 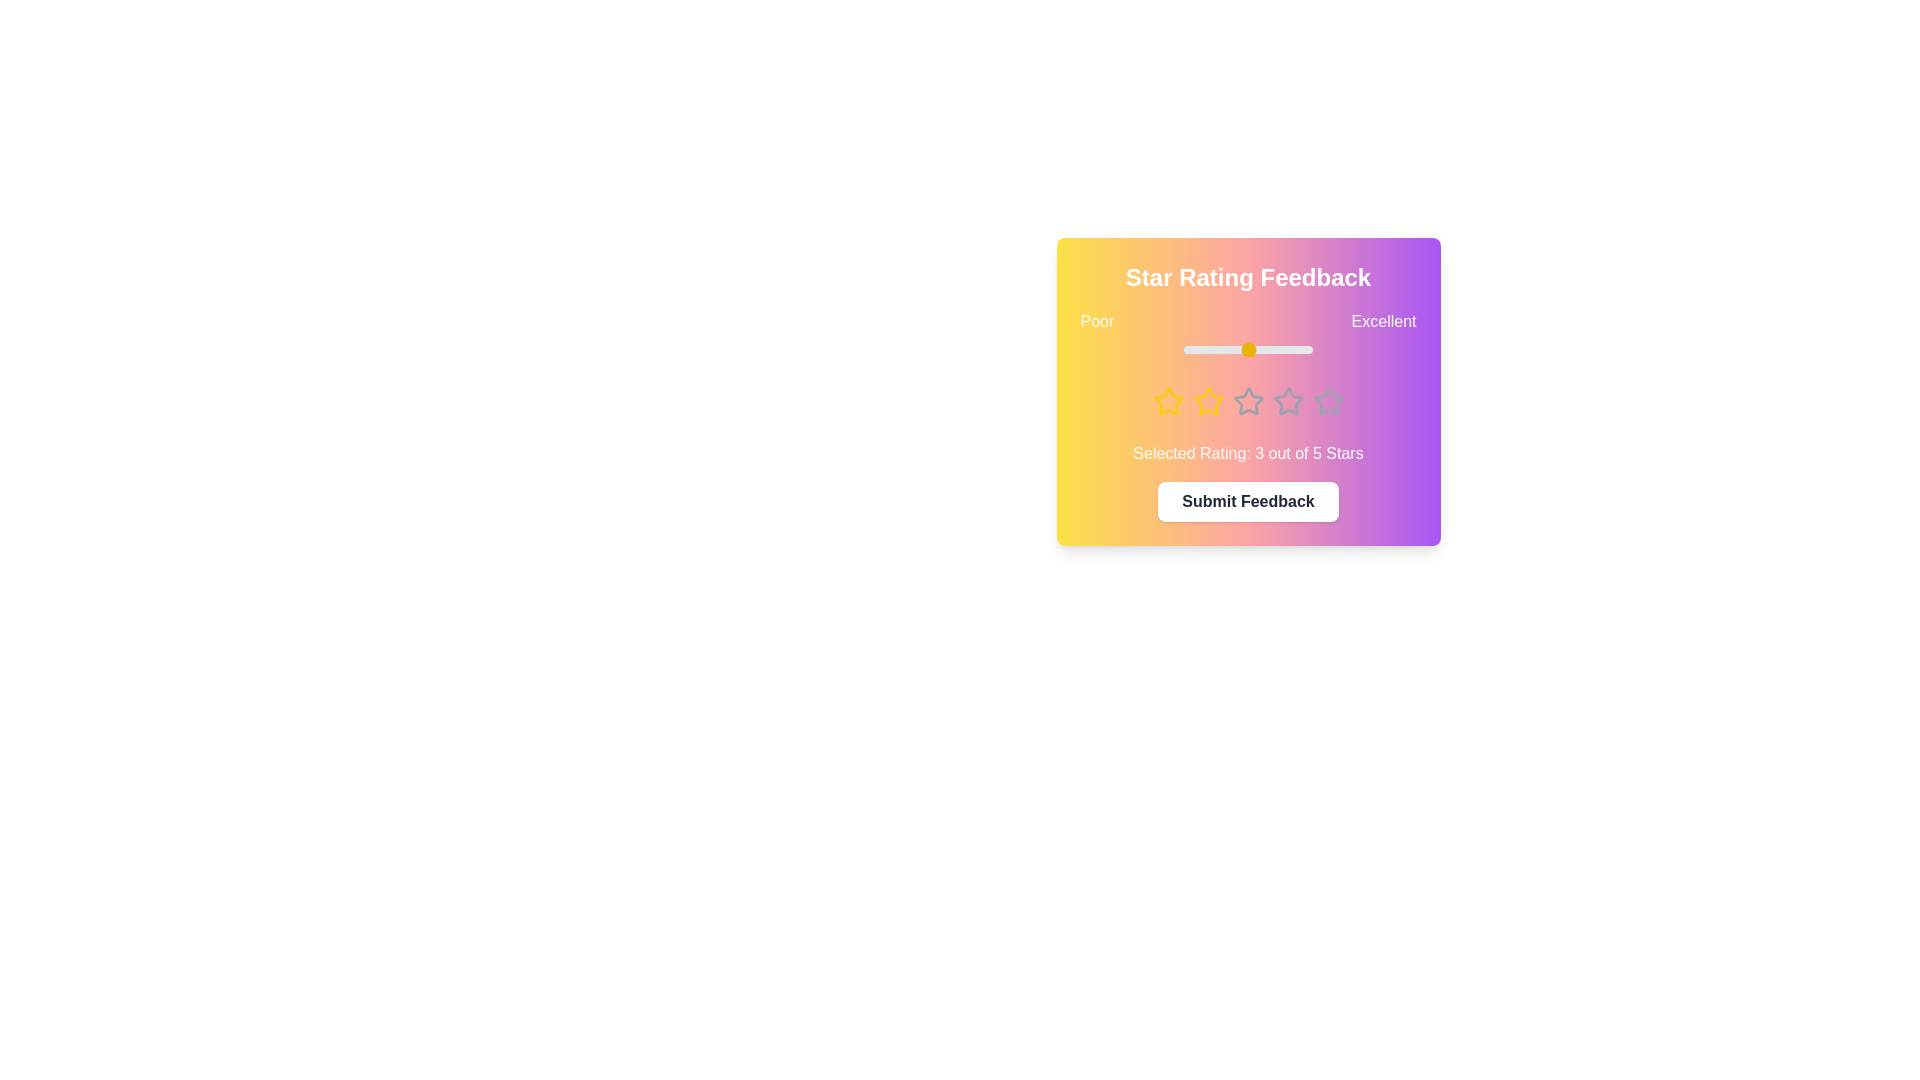 I want to click on the star corresponding to the desired rating 3, so click(x=1247, y=401).